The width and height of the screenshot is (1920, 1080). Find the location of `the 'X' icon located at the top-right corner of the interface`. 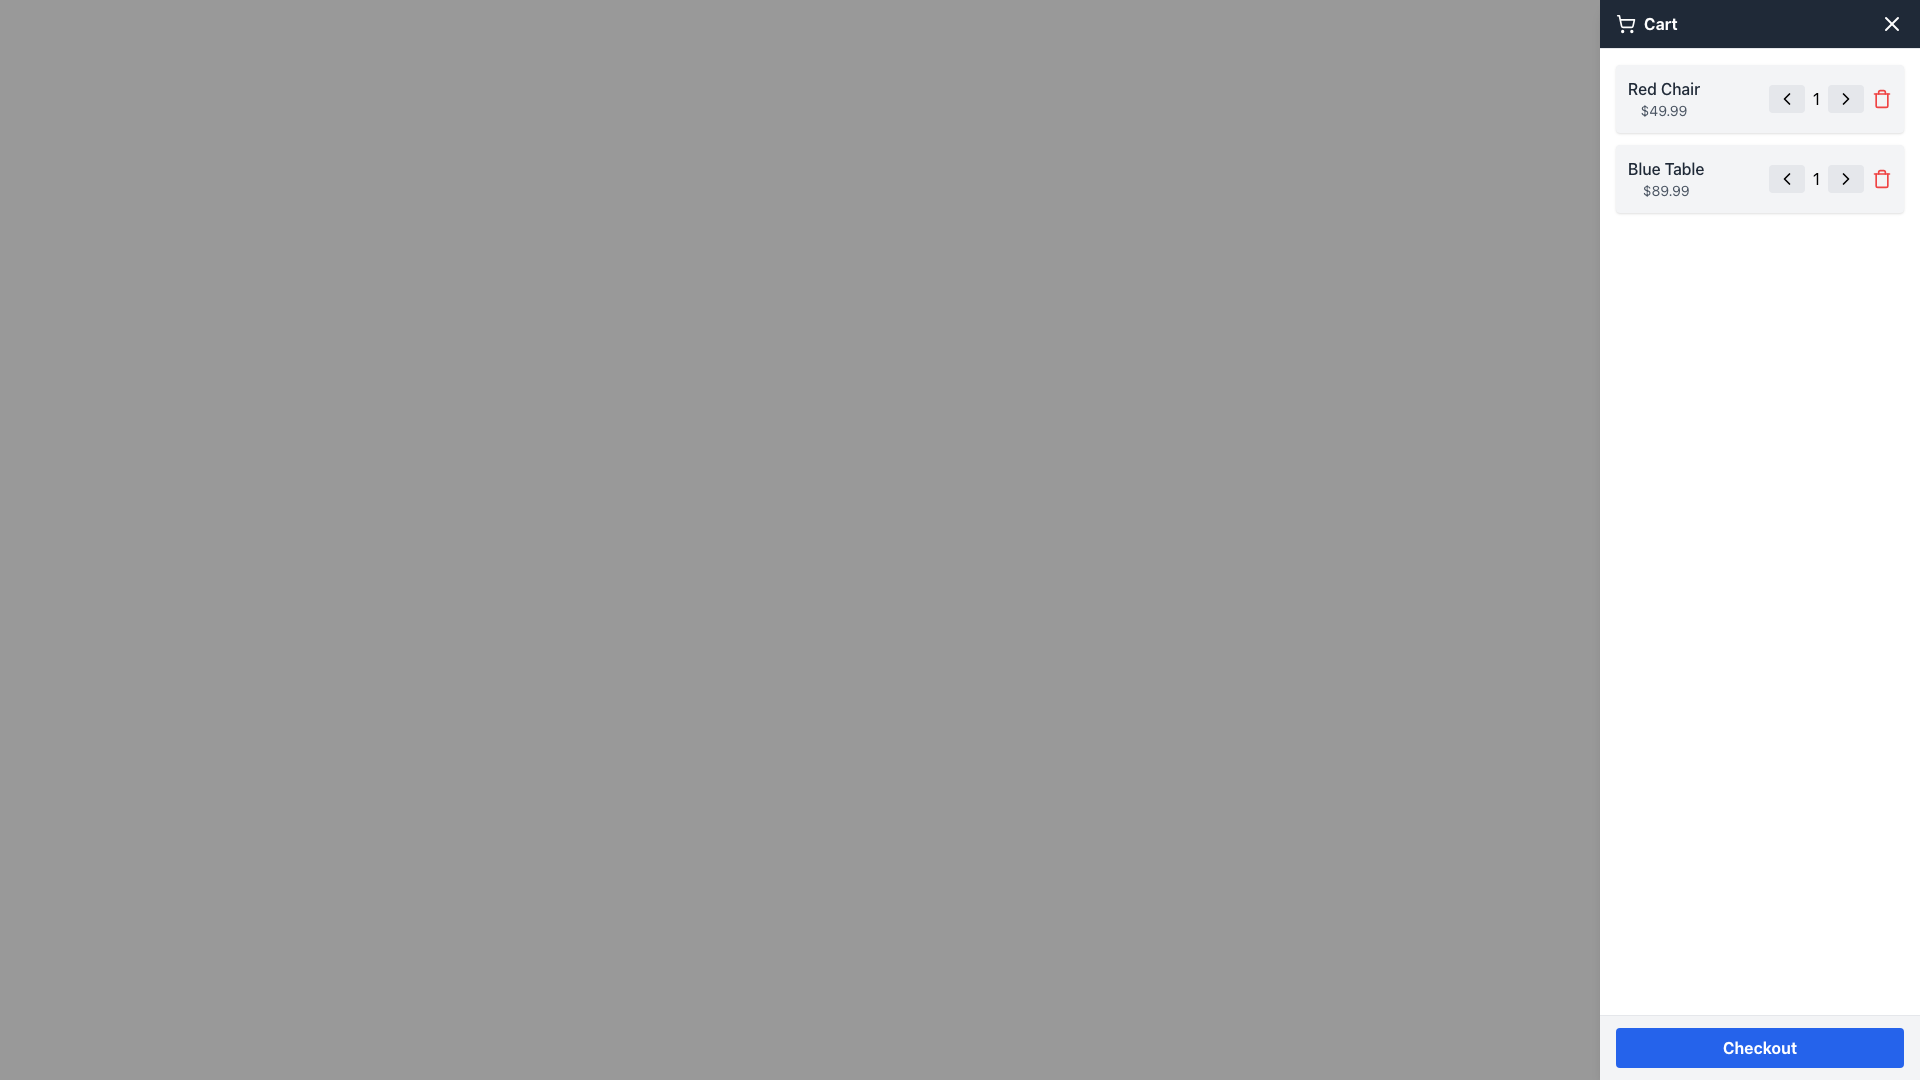

the 'X' icon located at the top-right corner of the interface is located at coordinates (1890, 23).